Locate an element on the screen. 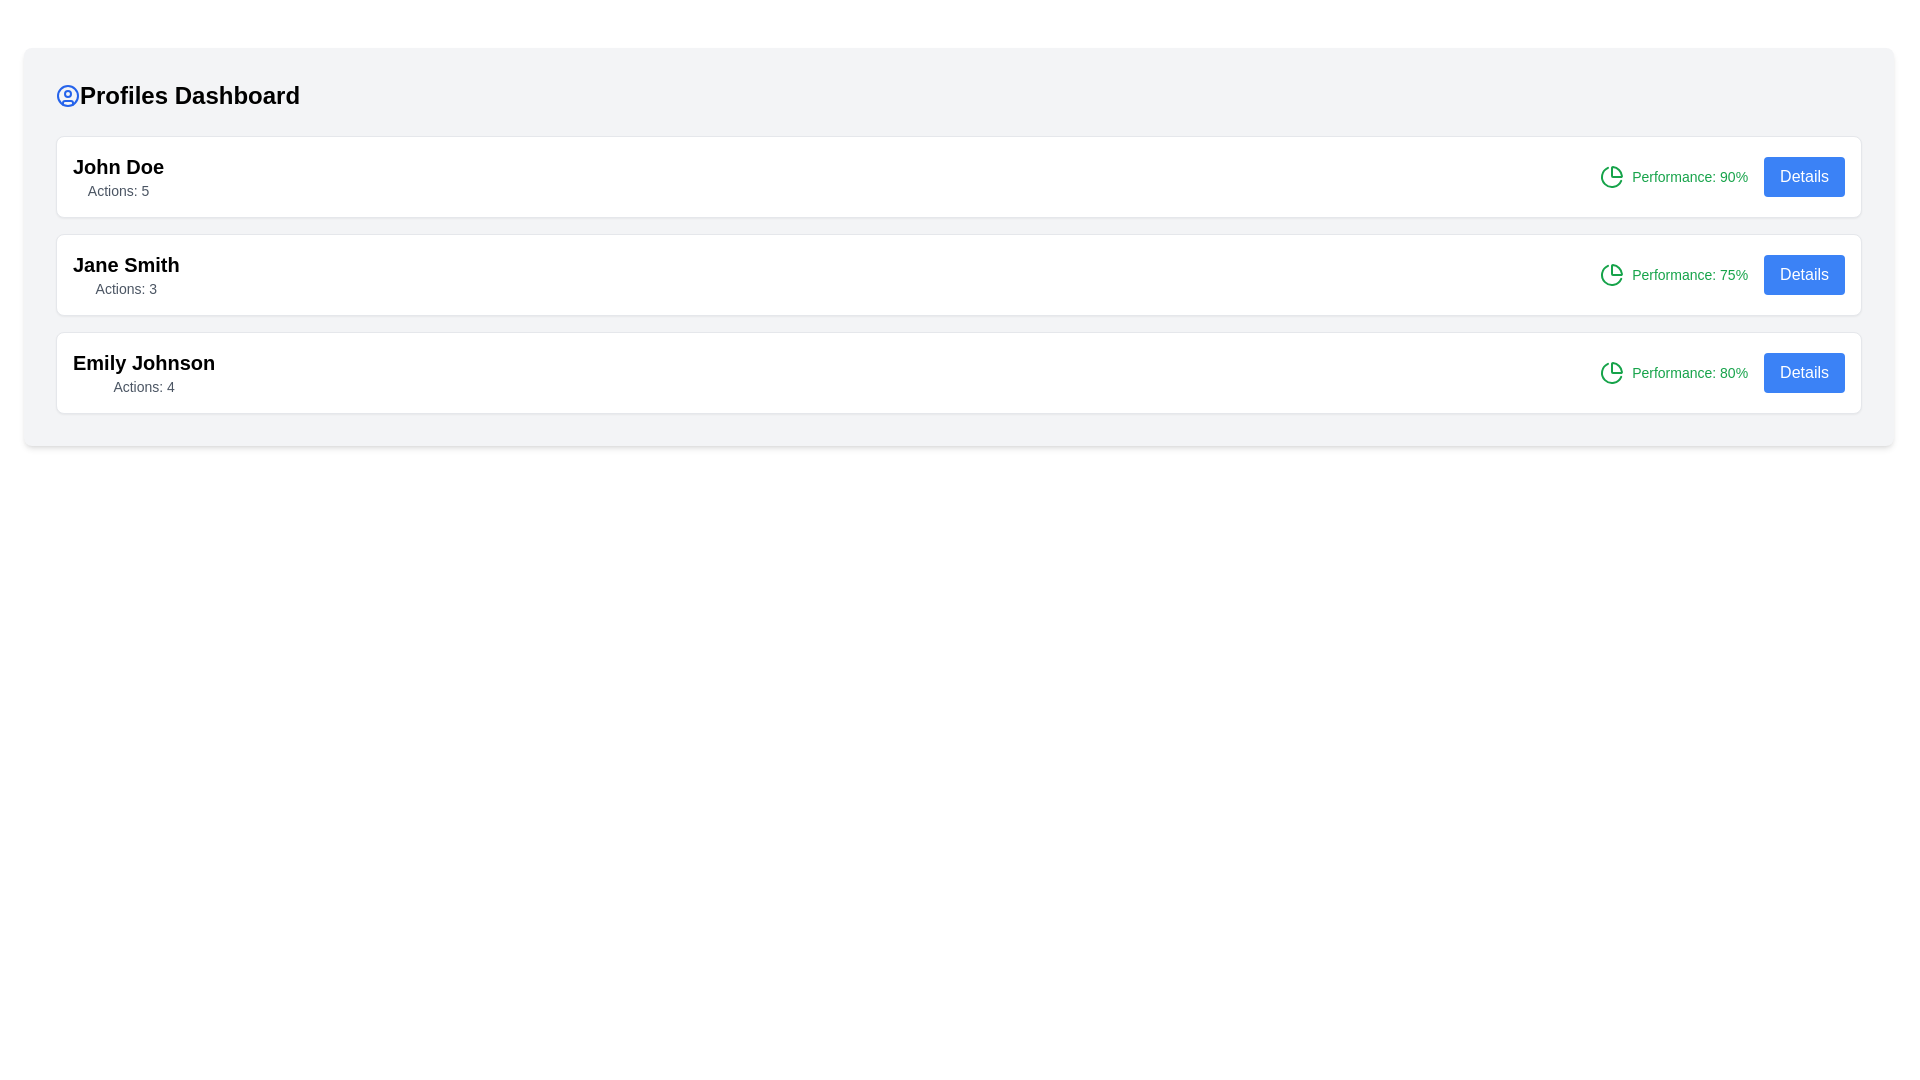 This screenshot has height=1080, width=1920. the performance information element located in the bottommost profile card to the right of 'Emily Johnson' is located at coordinates (1721, 373).